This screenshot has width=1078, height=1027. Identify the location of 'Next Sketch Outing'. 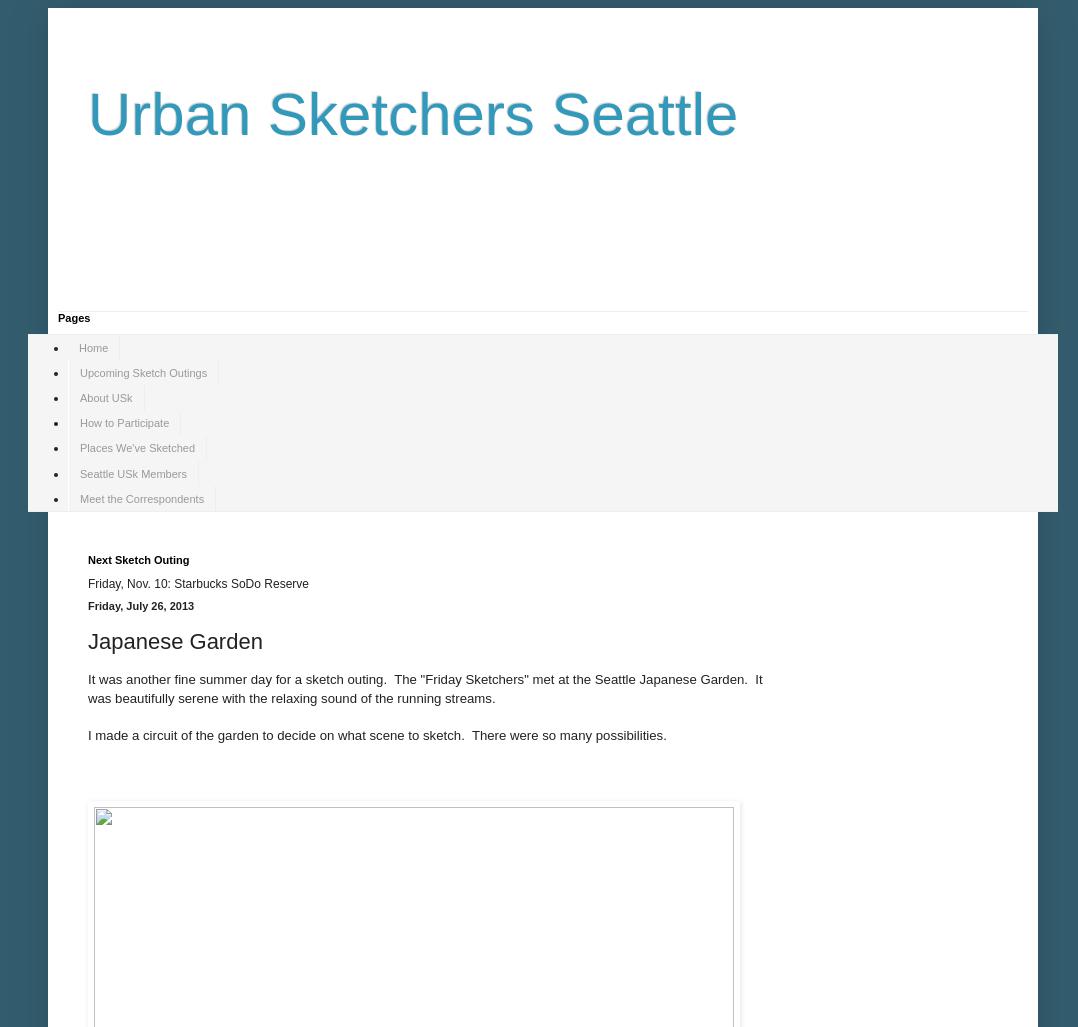
(86, 559).